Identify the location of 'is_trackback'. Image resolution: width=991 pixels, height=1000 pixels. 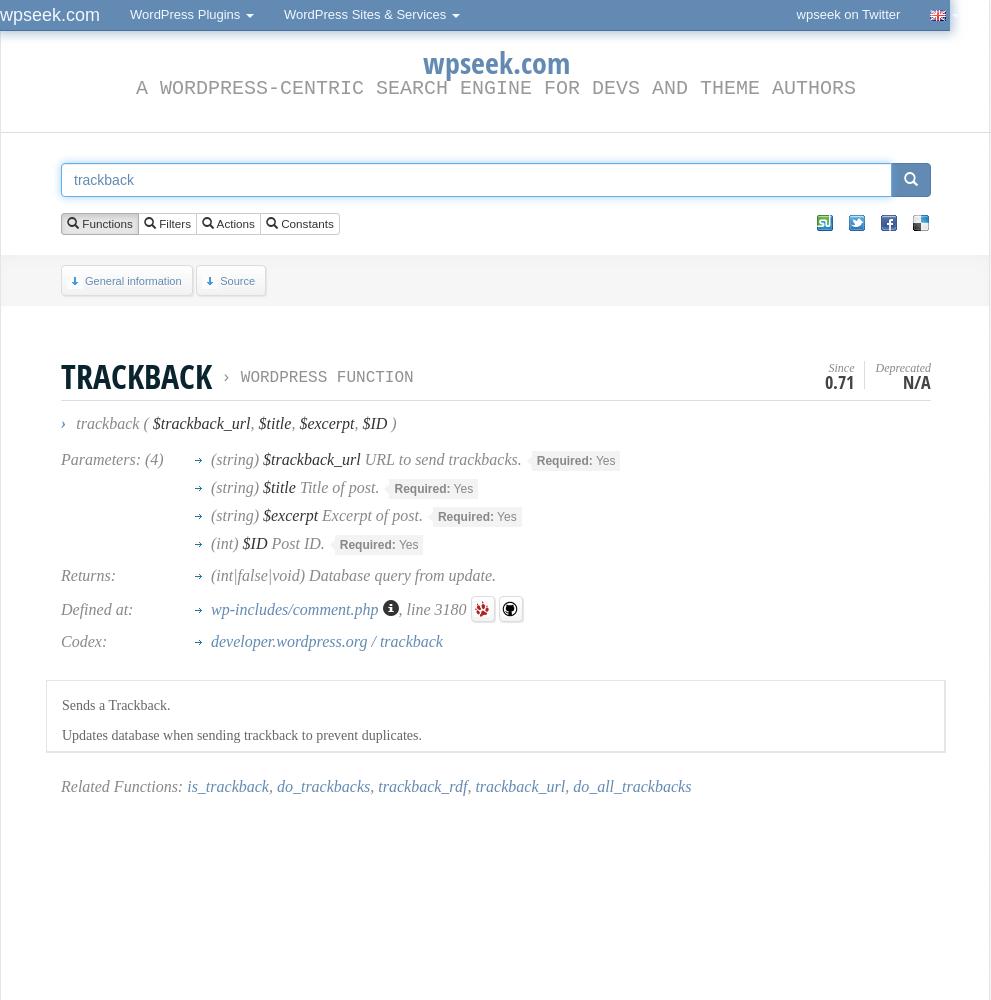
(227, 786).